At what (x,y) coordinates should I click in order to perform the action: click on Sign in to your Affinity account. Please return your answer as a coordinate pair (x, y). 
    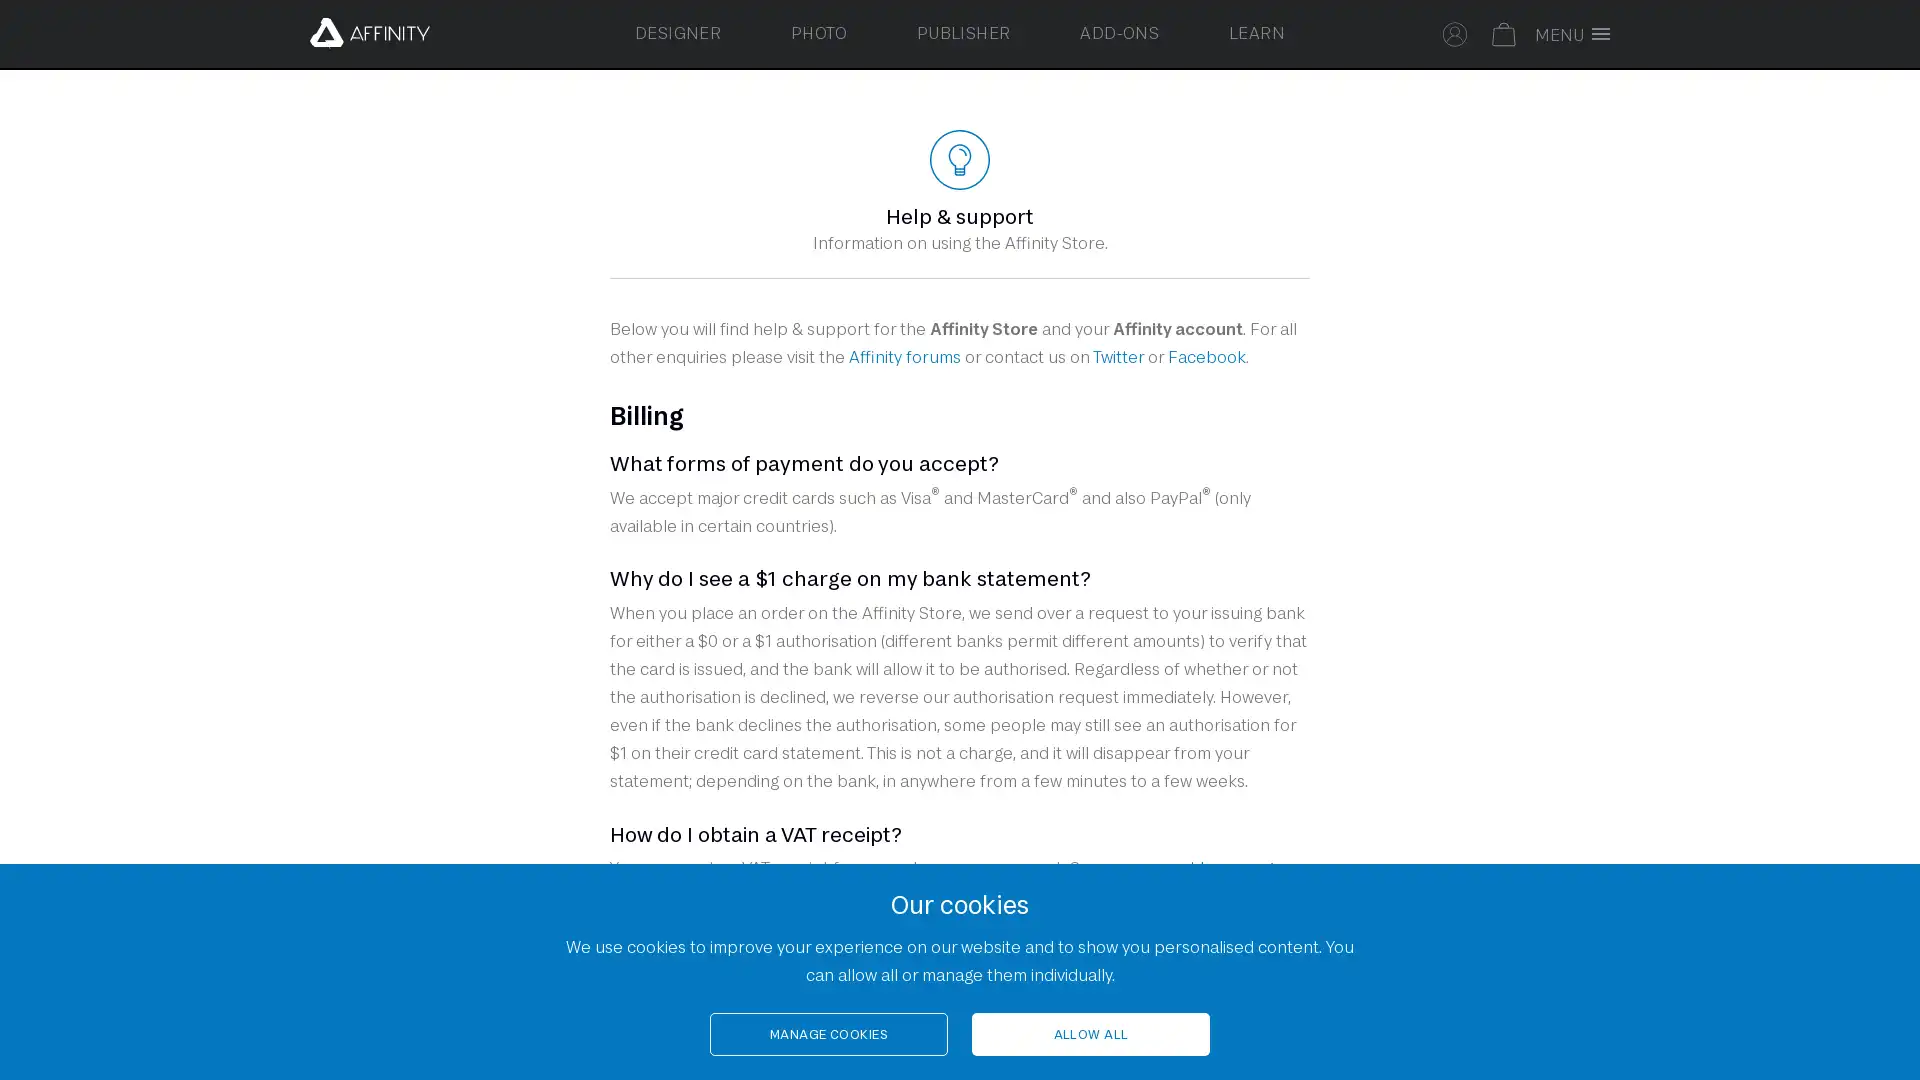
    Looking at the image, I should click on (1455, 31).